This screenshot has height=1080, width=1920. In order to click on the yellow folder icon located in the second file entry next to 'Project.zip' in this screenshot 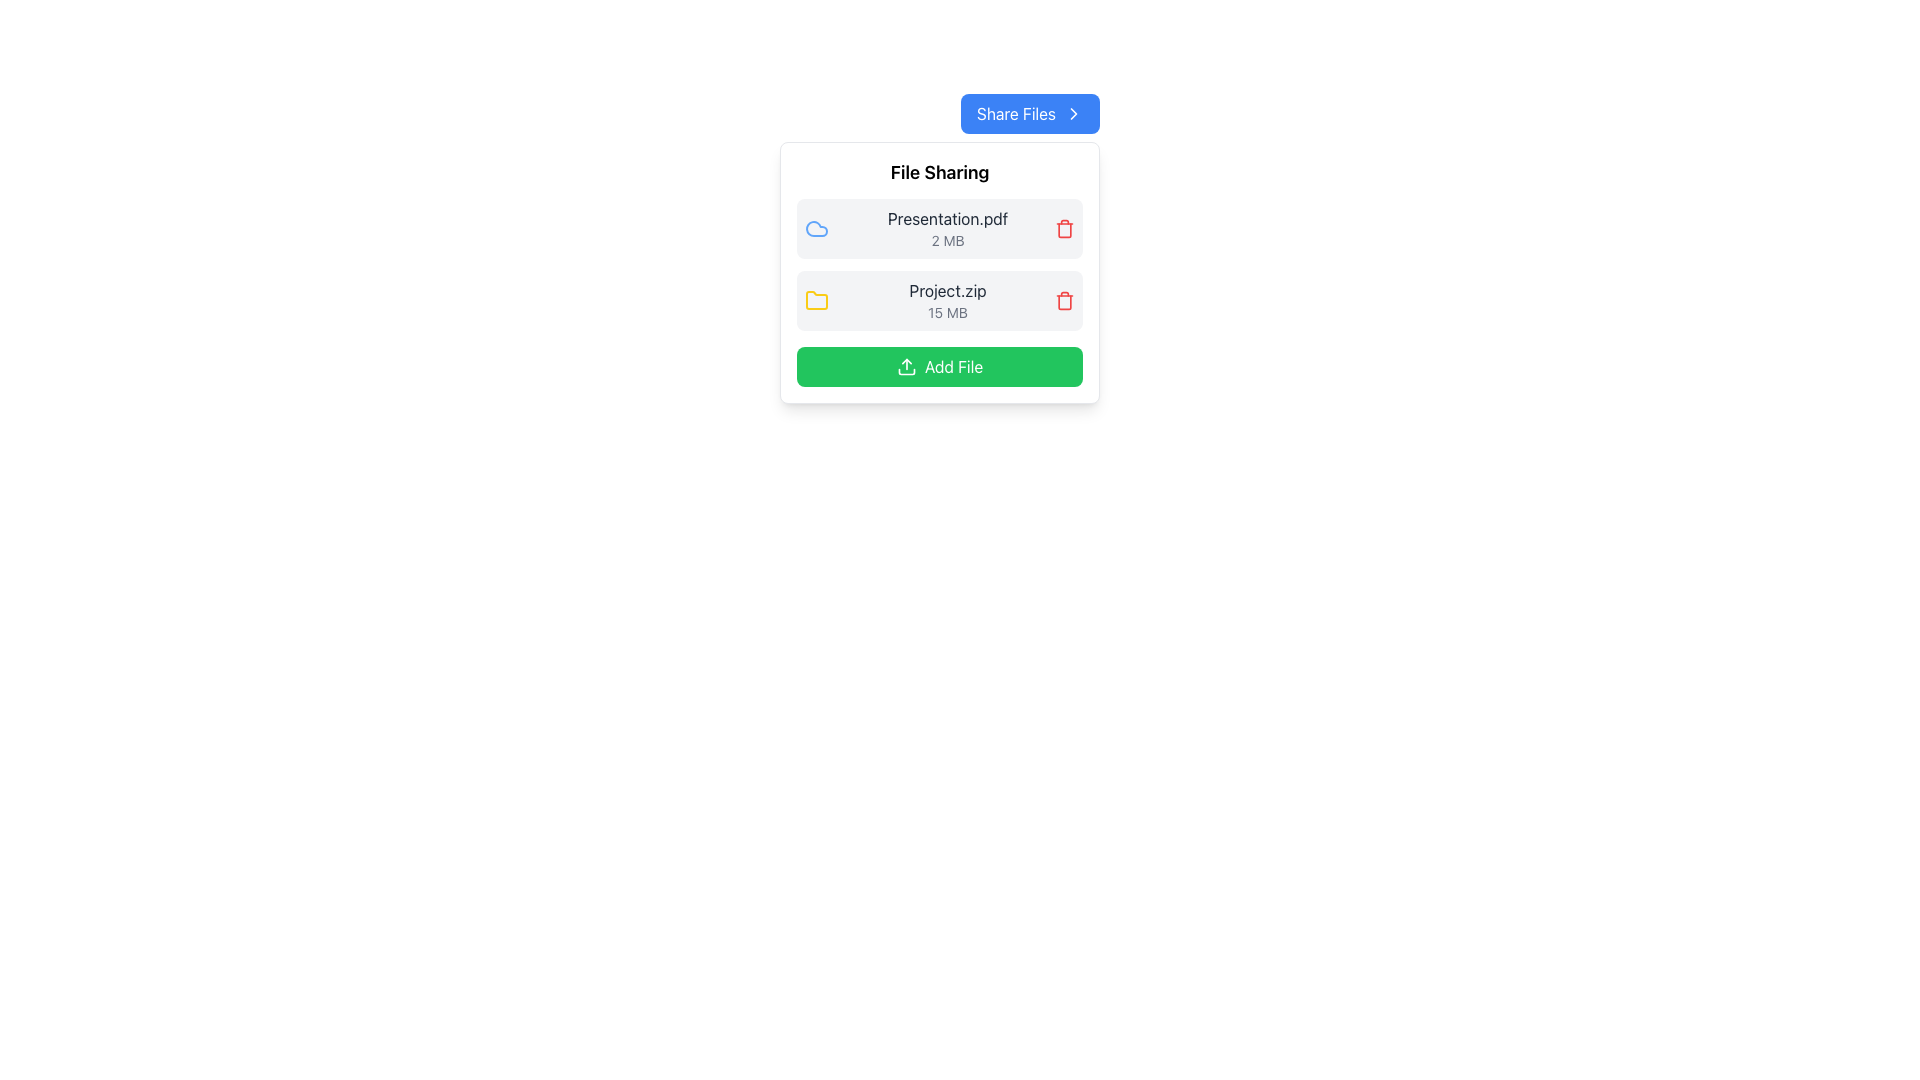, I will do `click(817, 300)`.